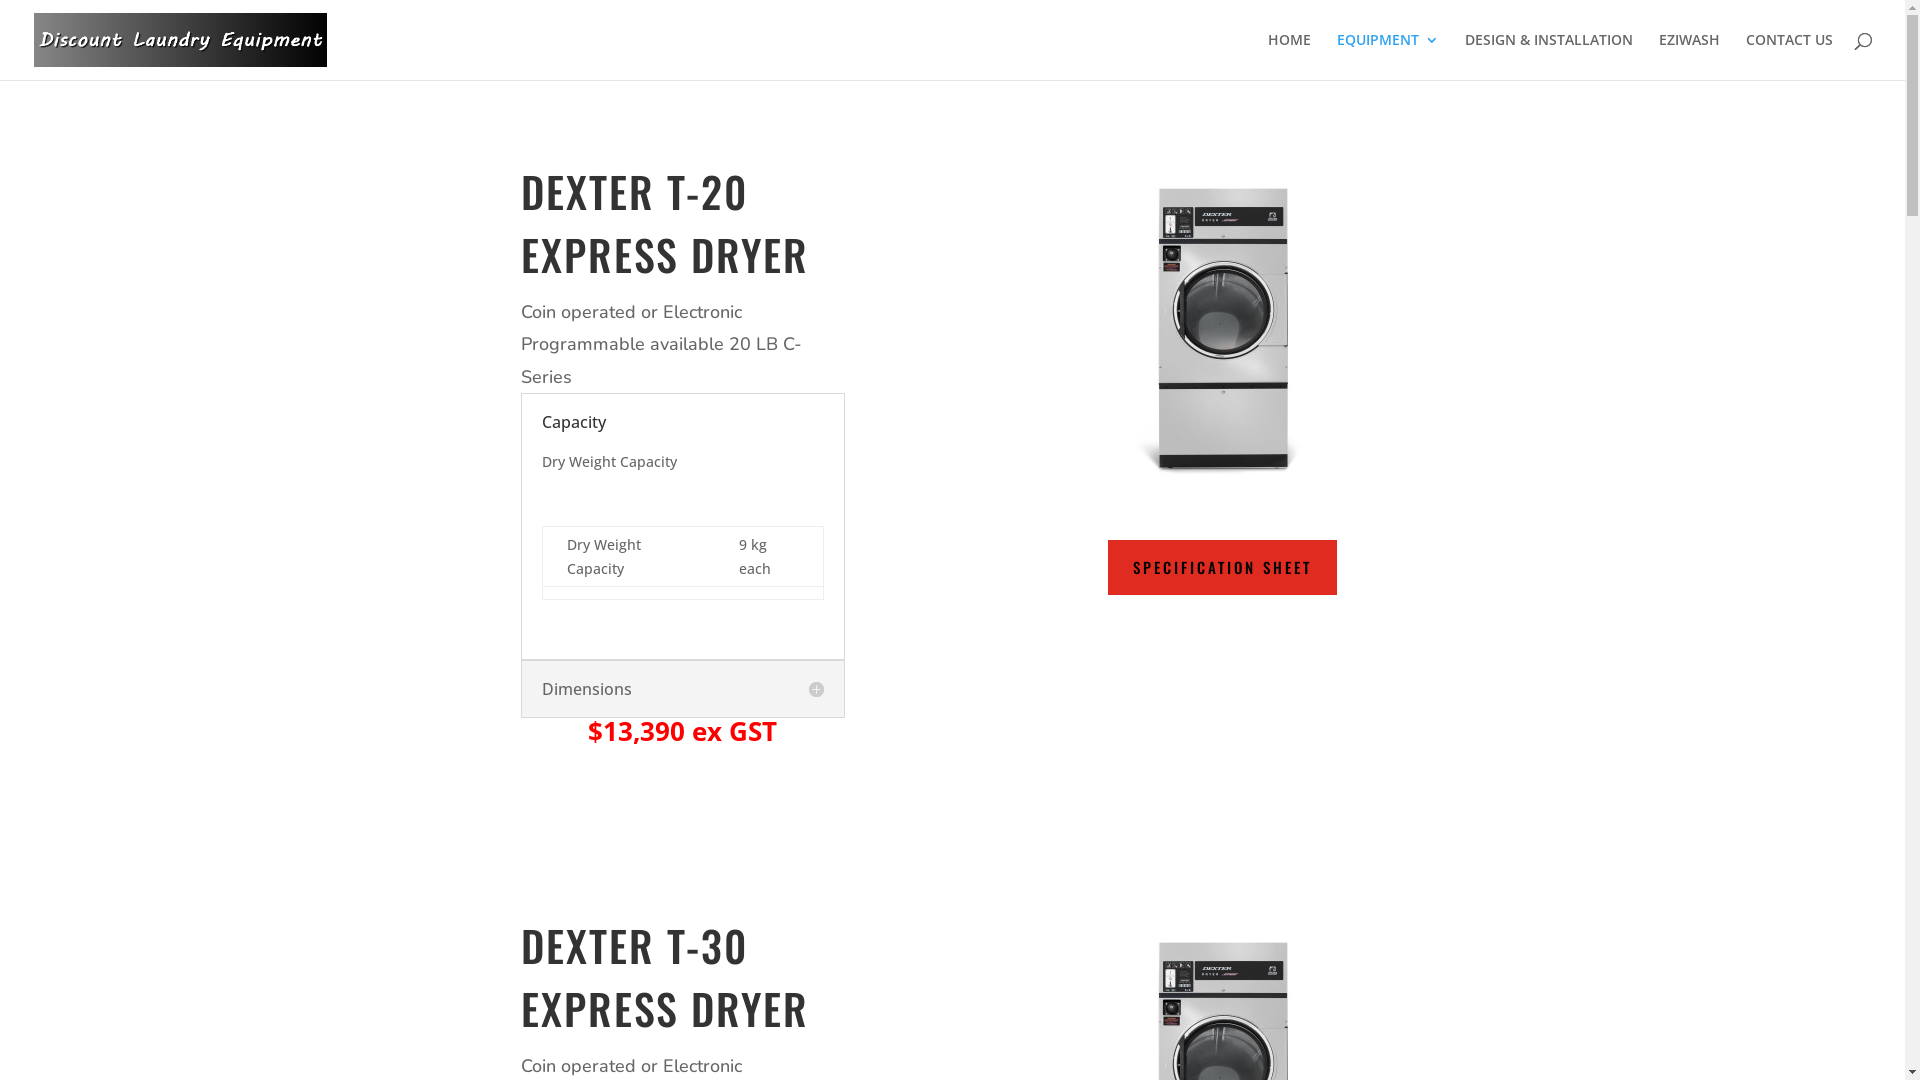  What do you see at coordinates (1745, 55) in the screenshot?
I see `'CONTACT US'` at bounding box center [1745, 55].